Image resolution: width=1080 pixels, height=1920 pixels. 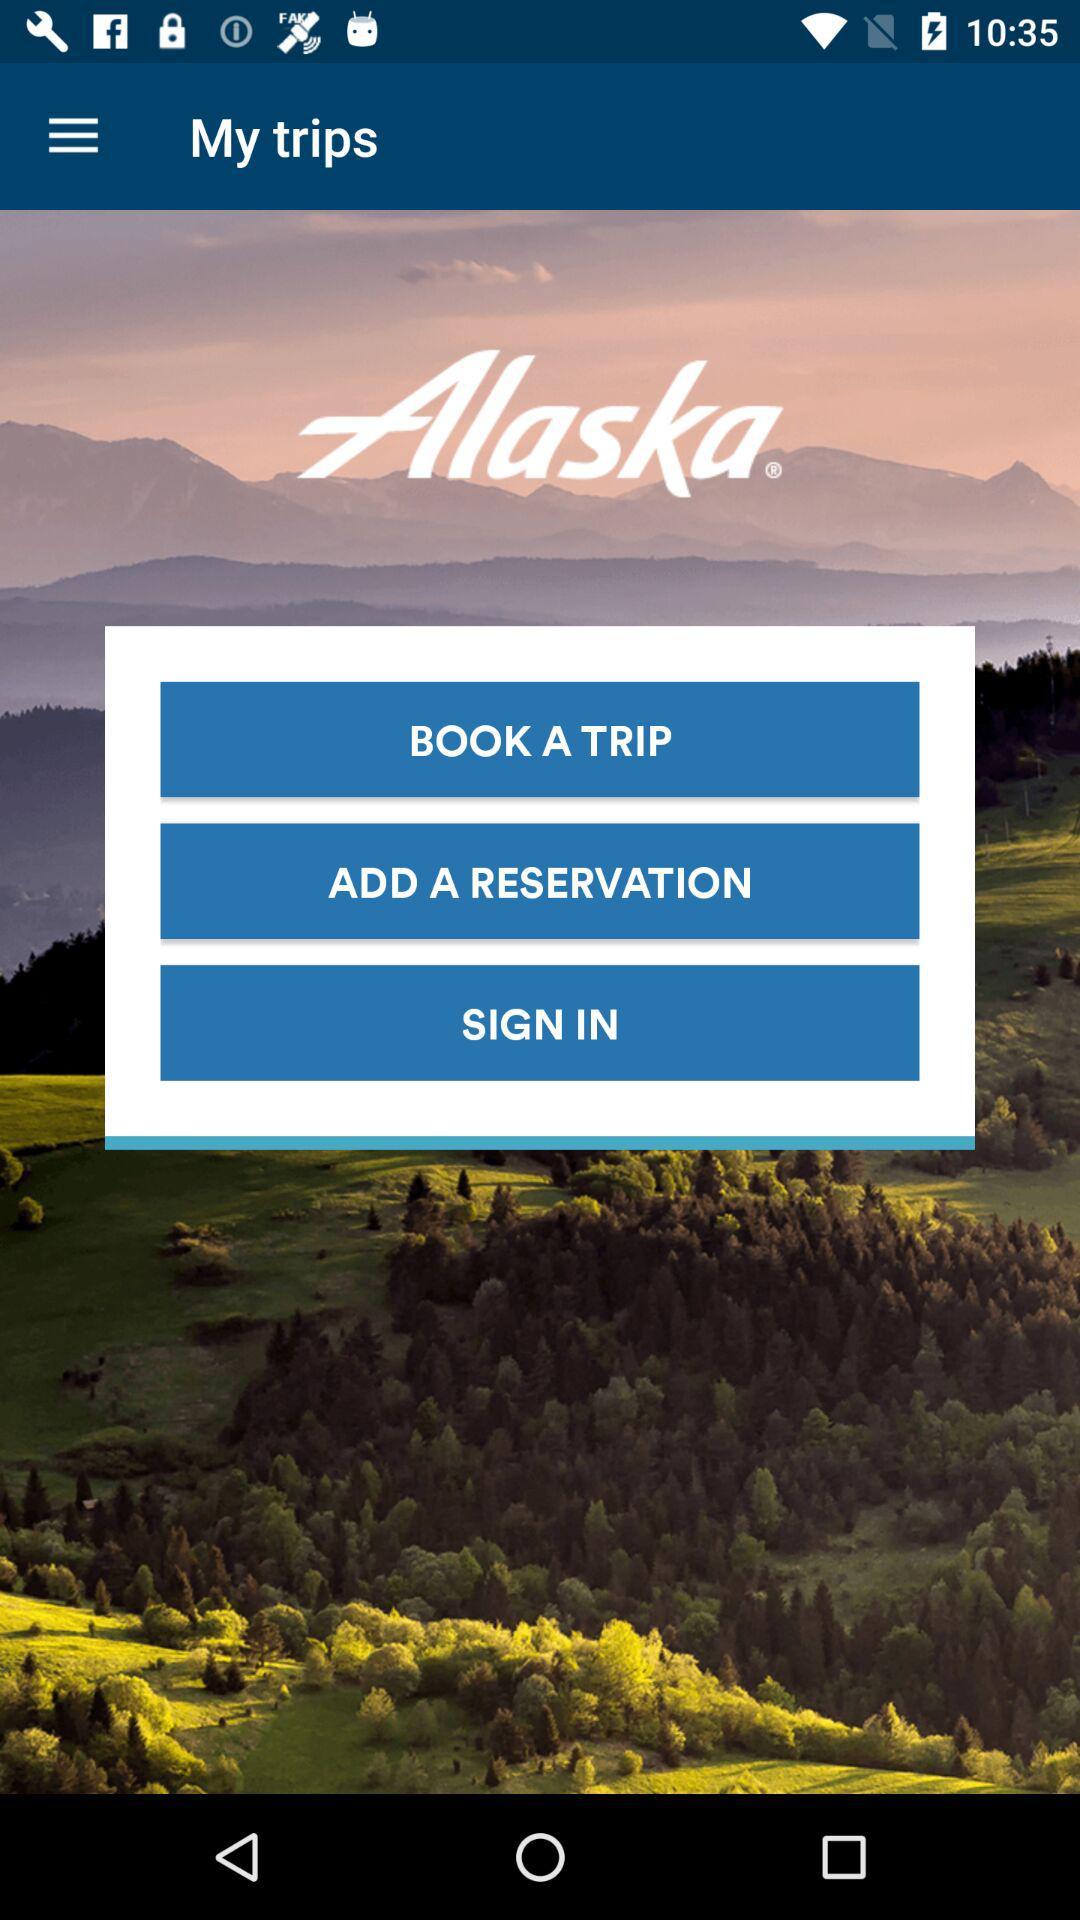 What do you see at coordinates (540, 880) in the screenshot?
I see `icon above the sign in item` at bounding box center [540, 880].